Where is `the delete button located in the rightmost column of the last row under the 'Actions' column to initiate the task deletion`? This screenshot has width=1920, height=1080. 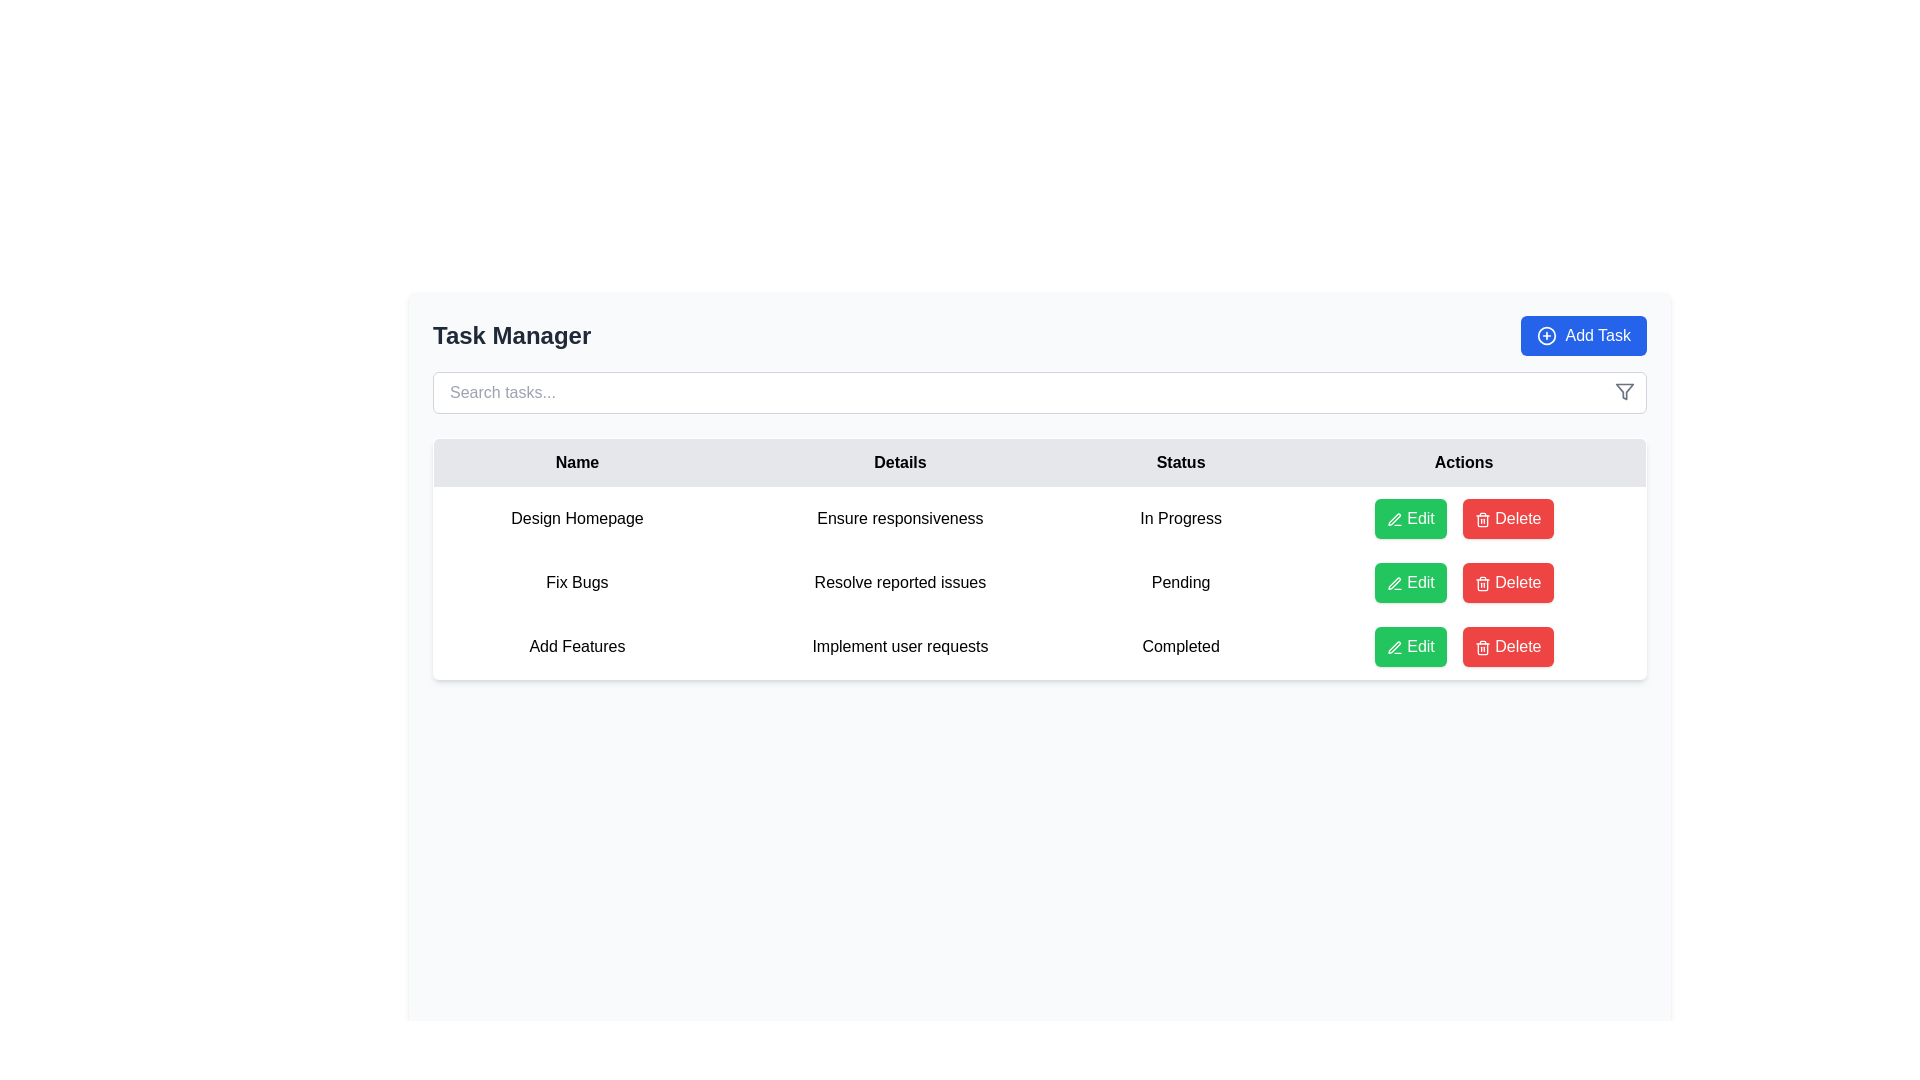
the delete button located in the rightmost column of the last row under the 'Actions' column to initiate the task deletion is located at coordinates (1508, 647).